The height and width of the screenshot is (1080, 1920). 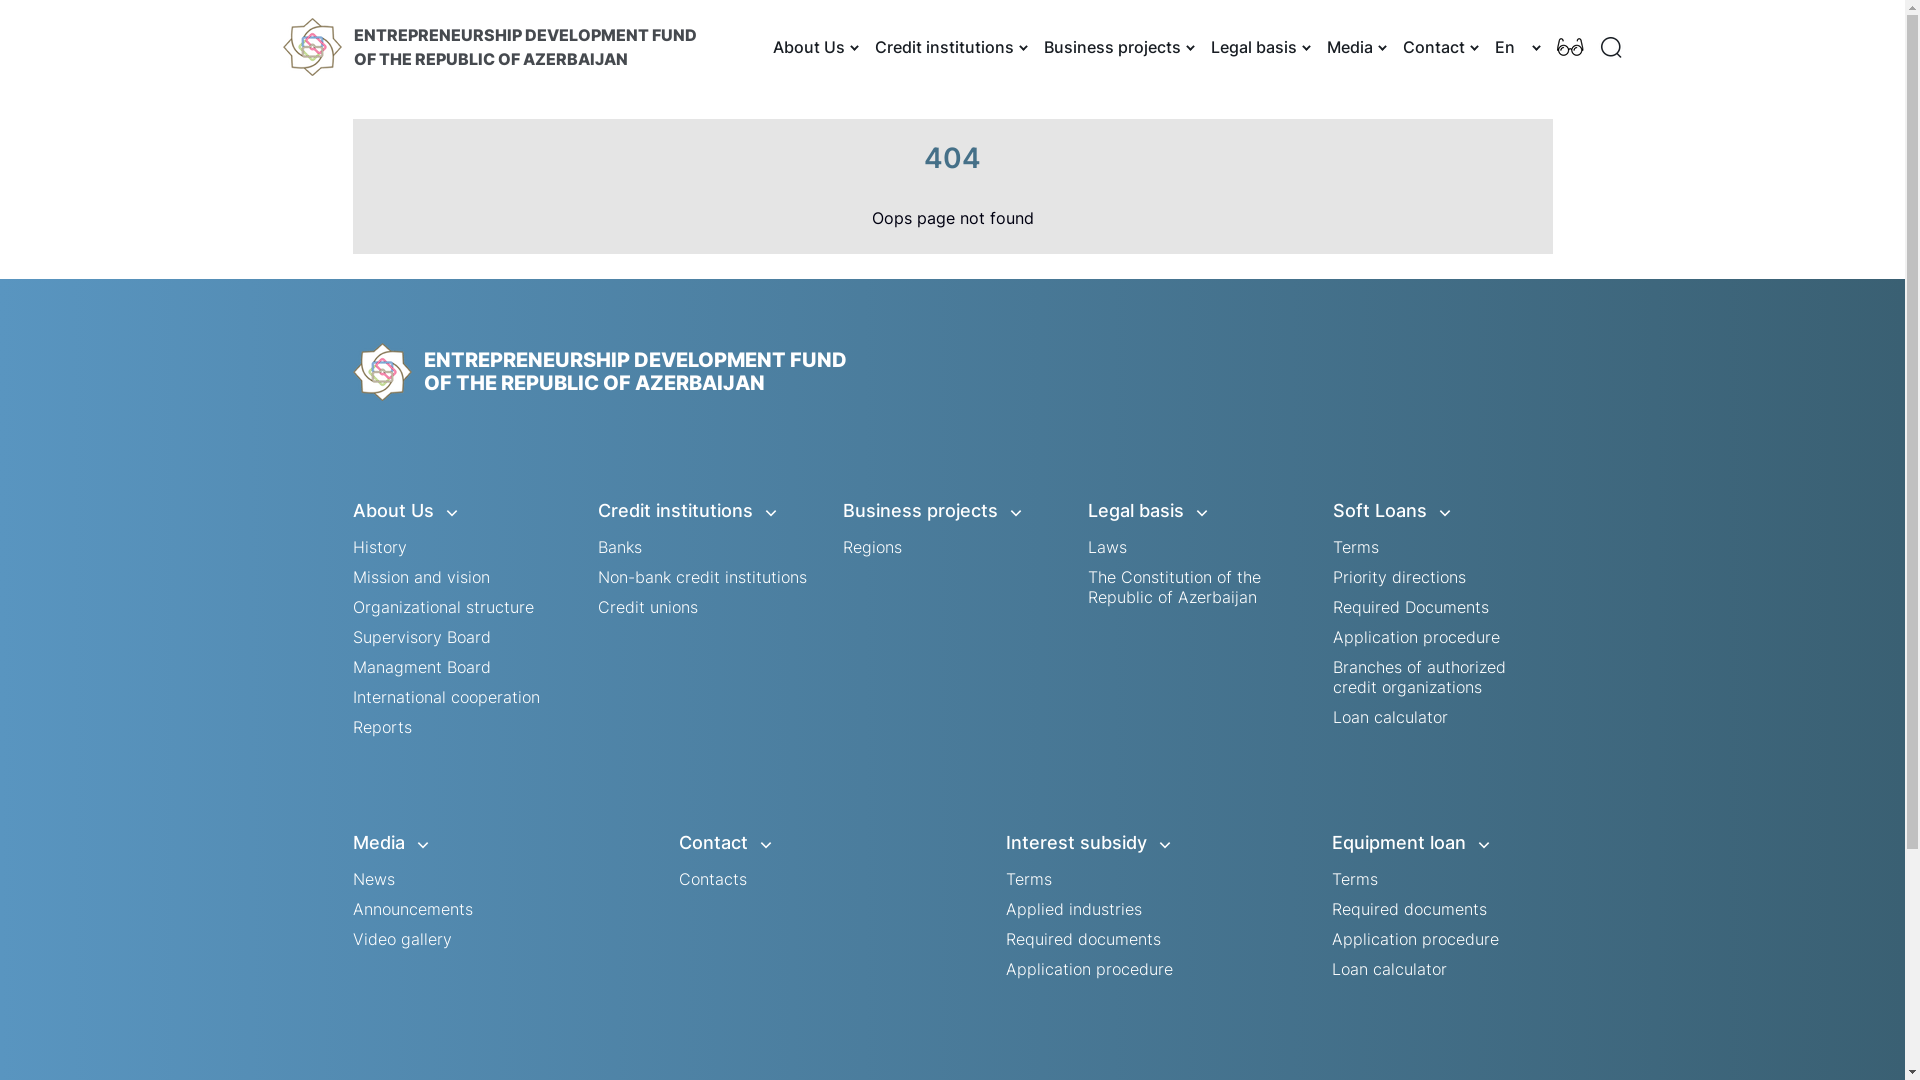 What do you see at coordinates (1388, 716) in the screenshot?
I see `'Loan calculator'` at bounding box center [1388, 716].